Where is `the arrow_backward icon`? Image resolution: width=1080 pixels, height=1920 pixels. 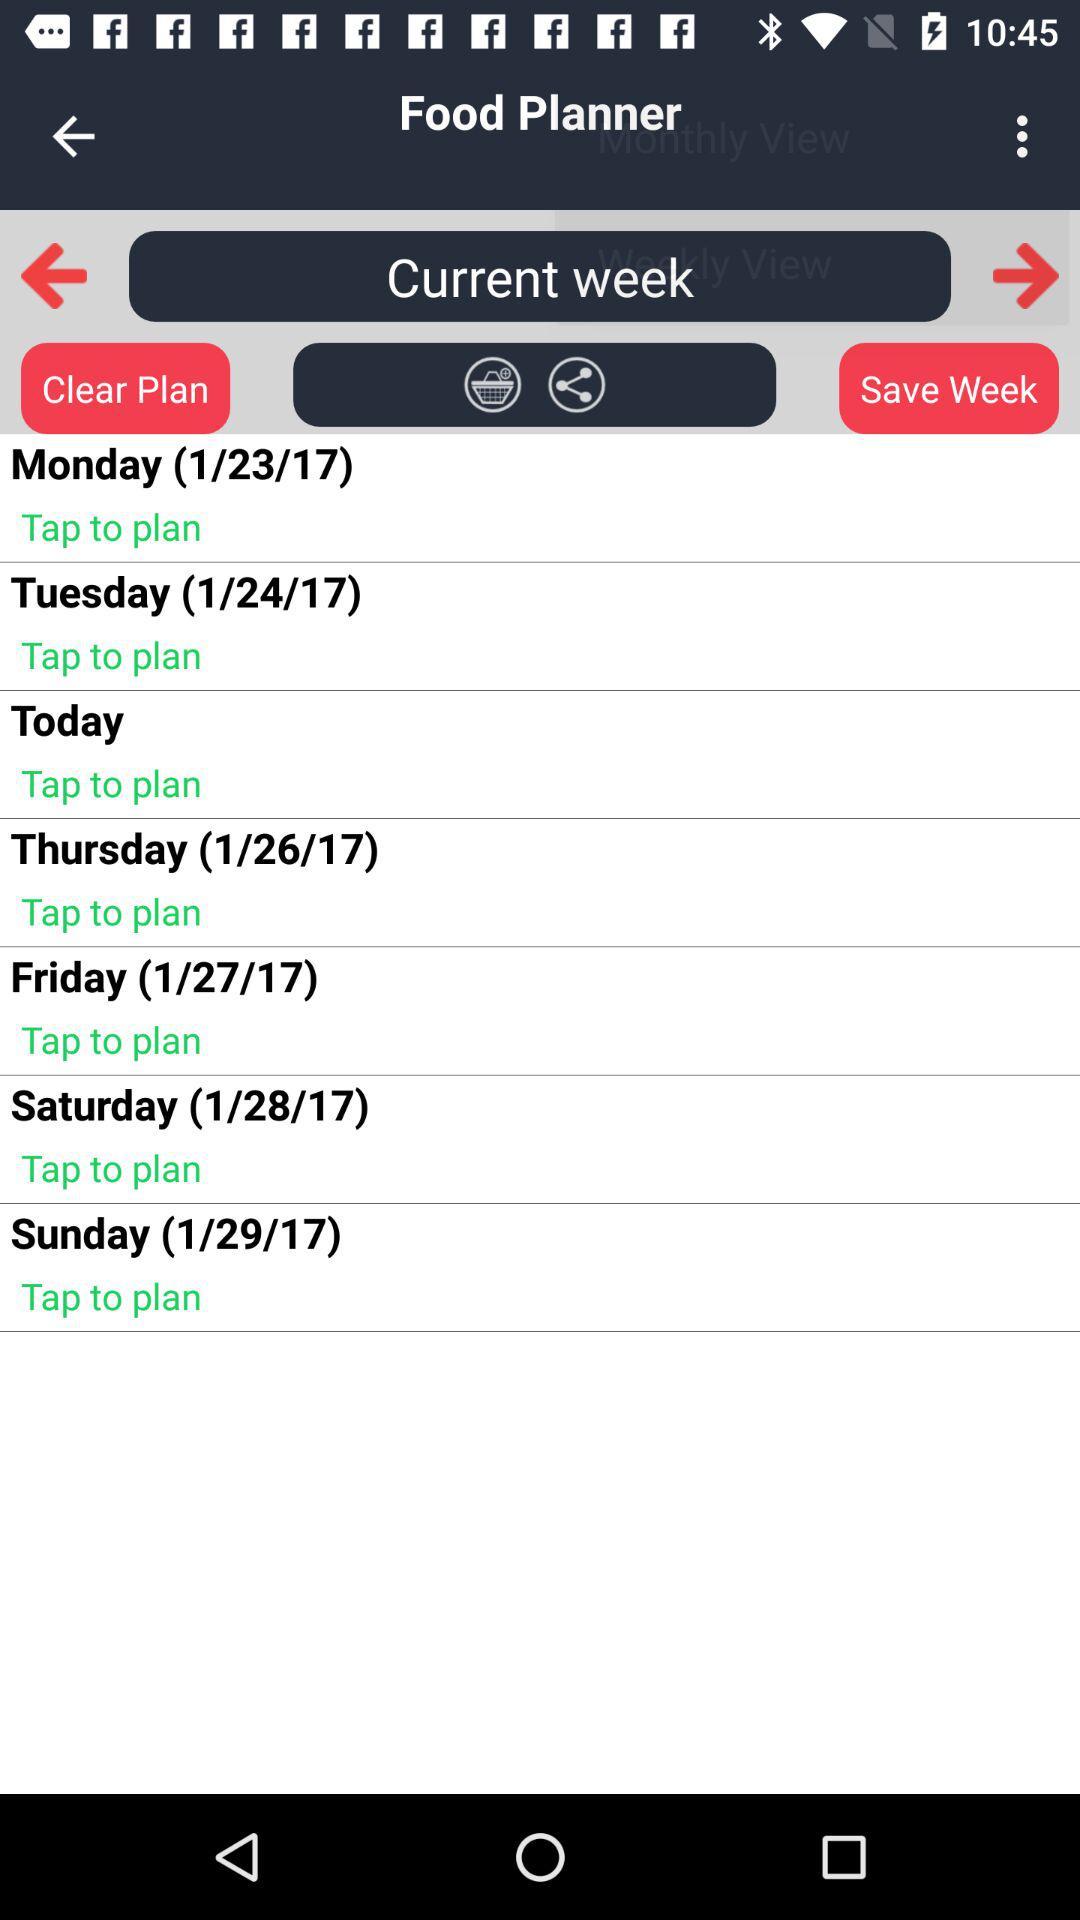 the arrow_backward icon is located at coordinates (53, 274).